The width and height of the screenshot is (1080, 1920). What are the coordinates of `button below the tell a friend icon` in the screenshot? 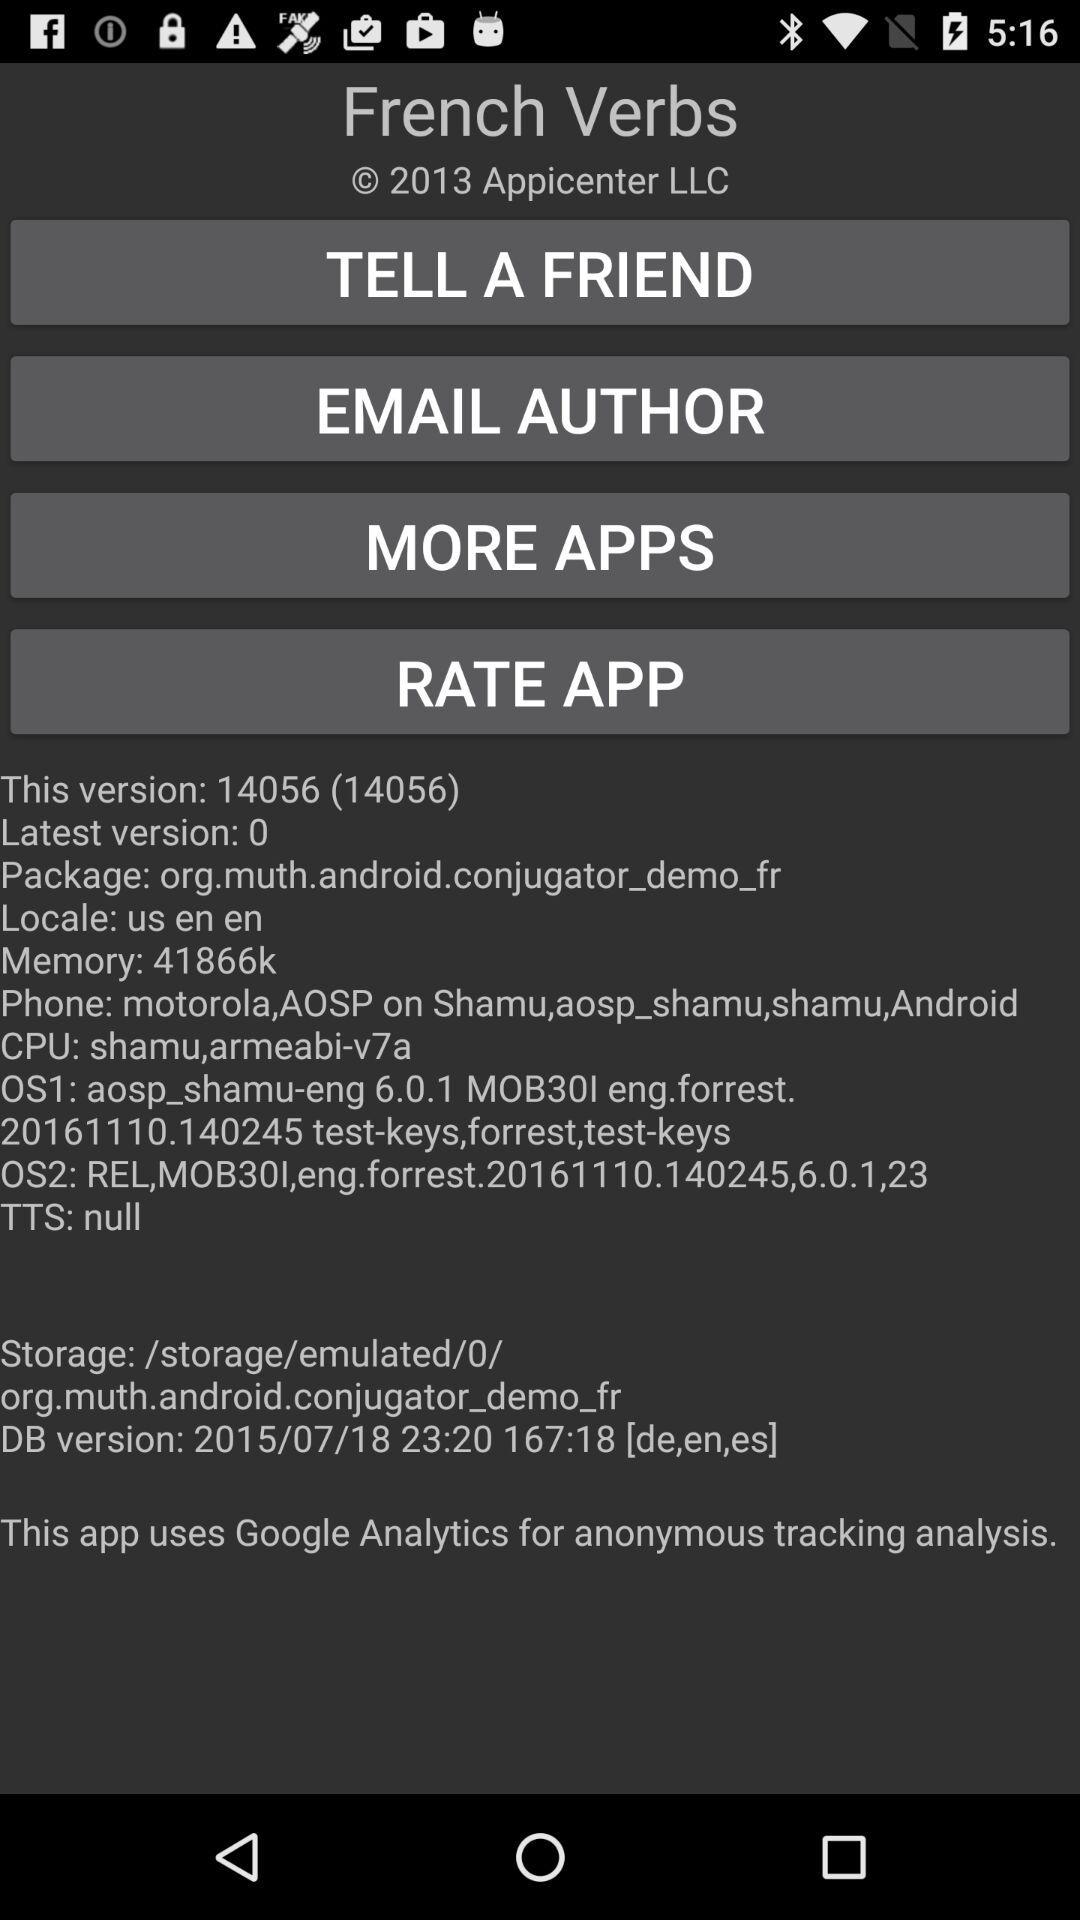 It's located at (540, 407).